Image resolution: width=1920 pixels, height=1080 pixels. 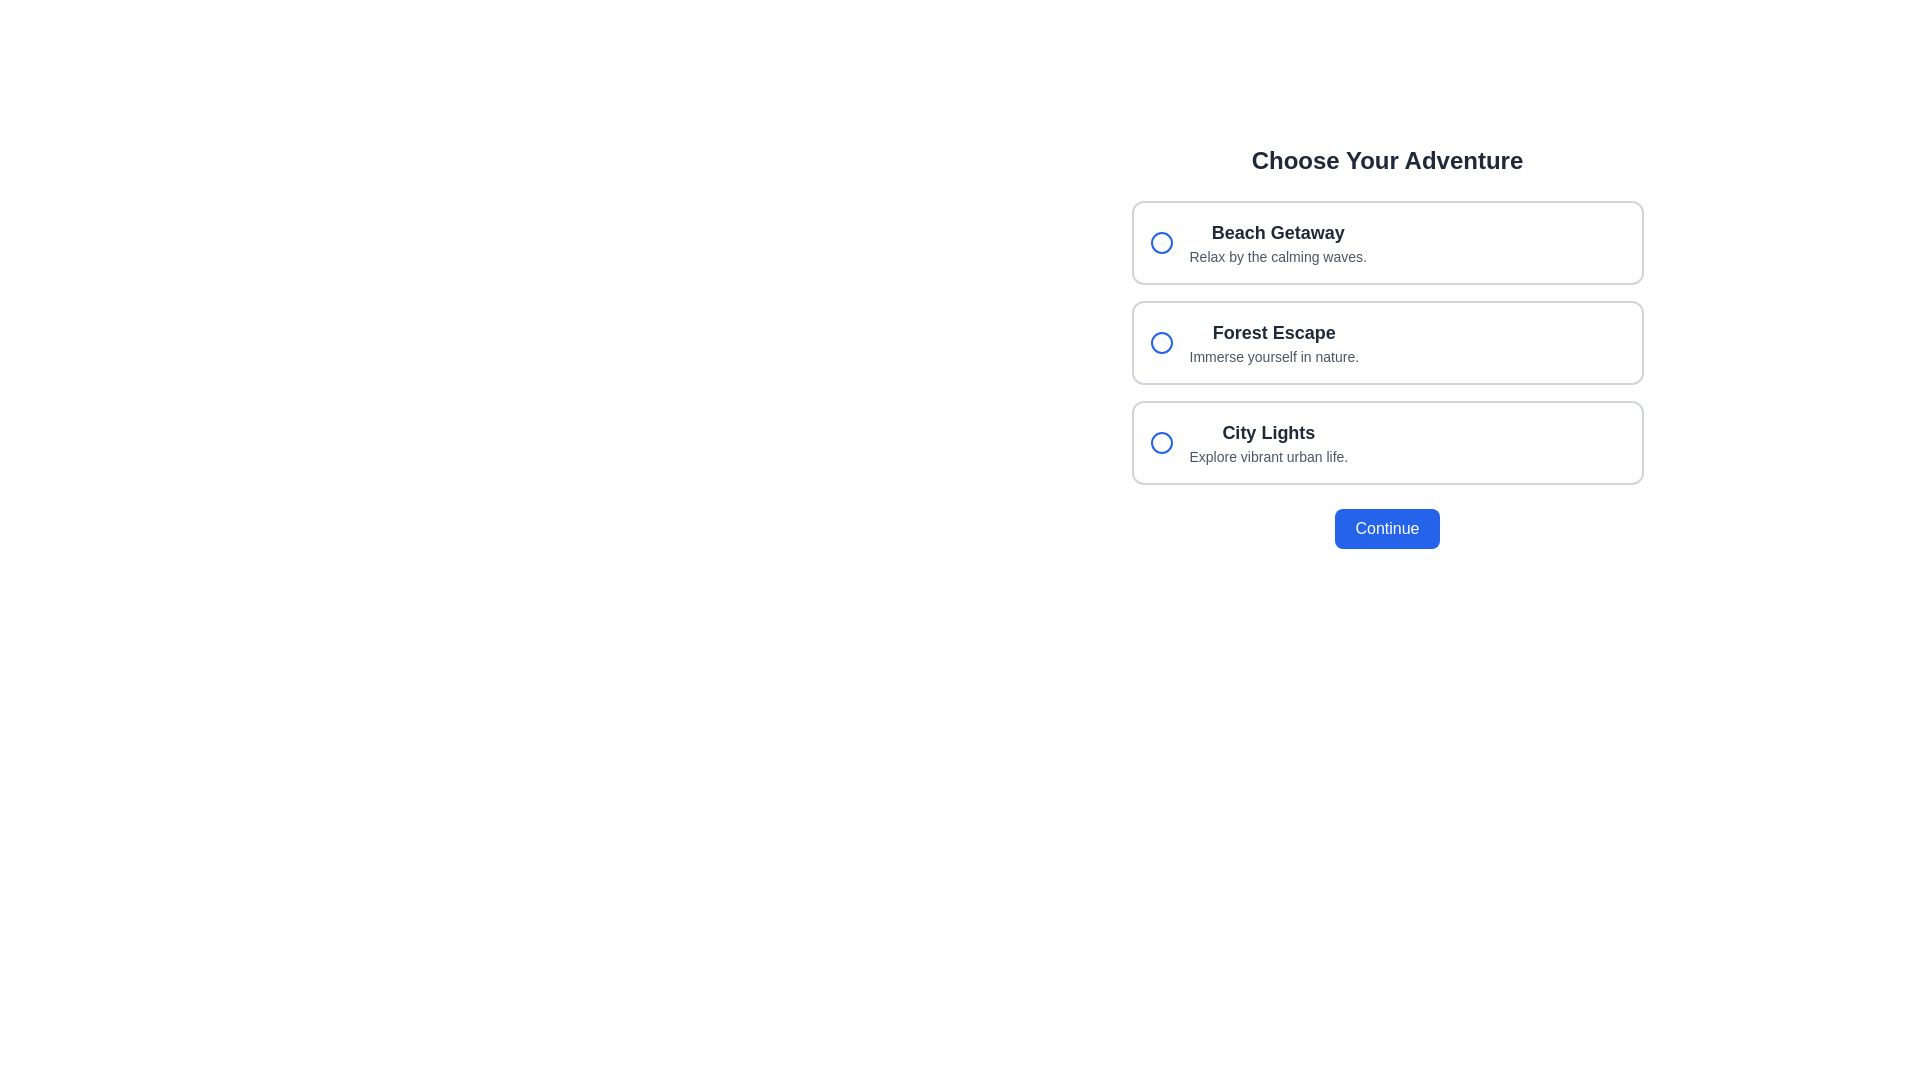 What do you see at coordinates (1273, 356) in the screenshot?
I see `the descriptive text label located below the 'Forest Escape' option in the second option card of the 'Choose Your Adventure' selection interface` at bounding box center [1273, 356].